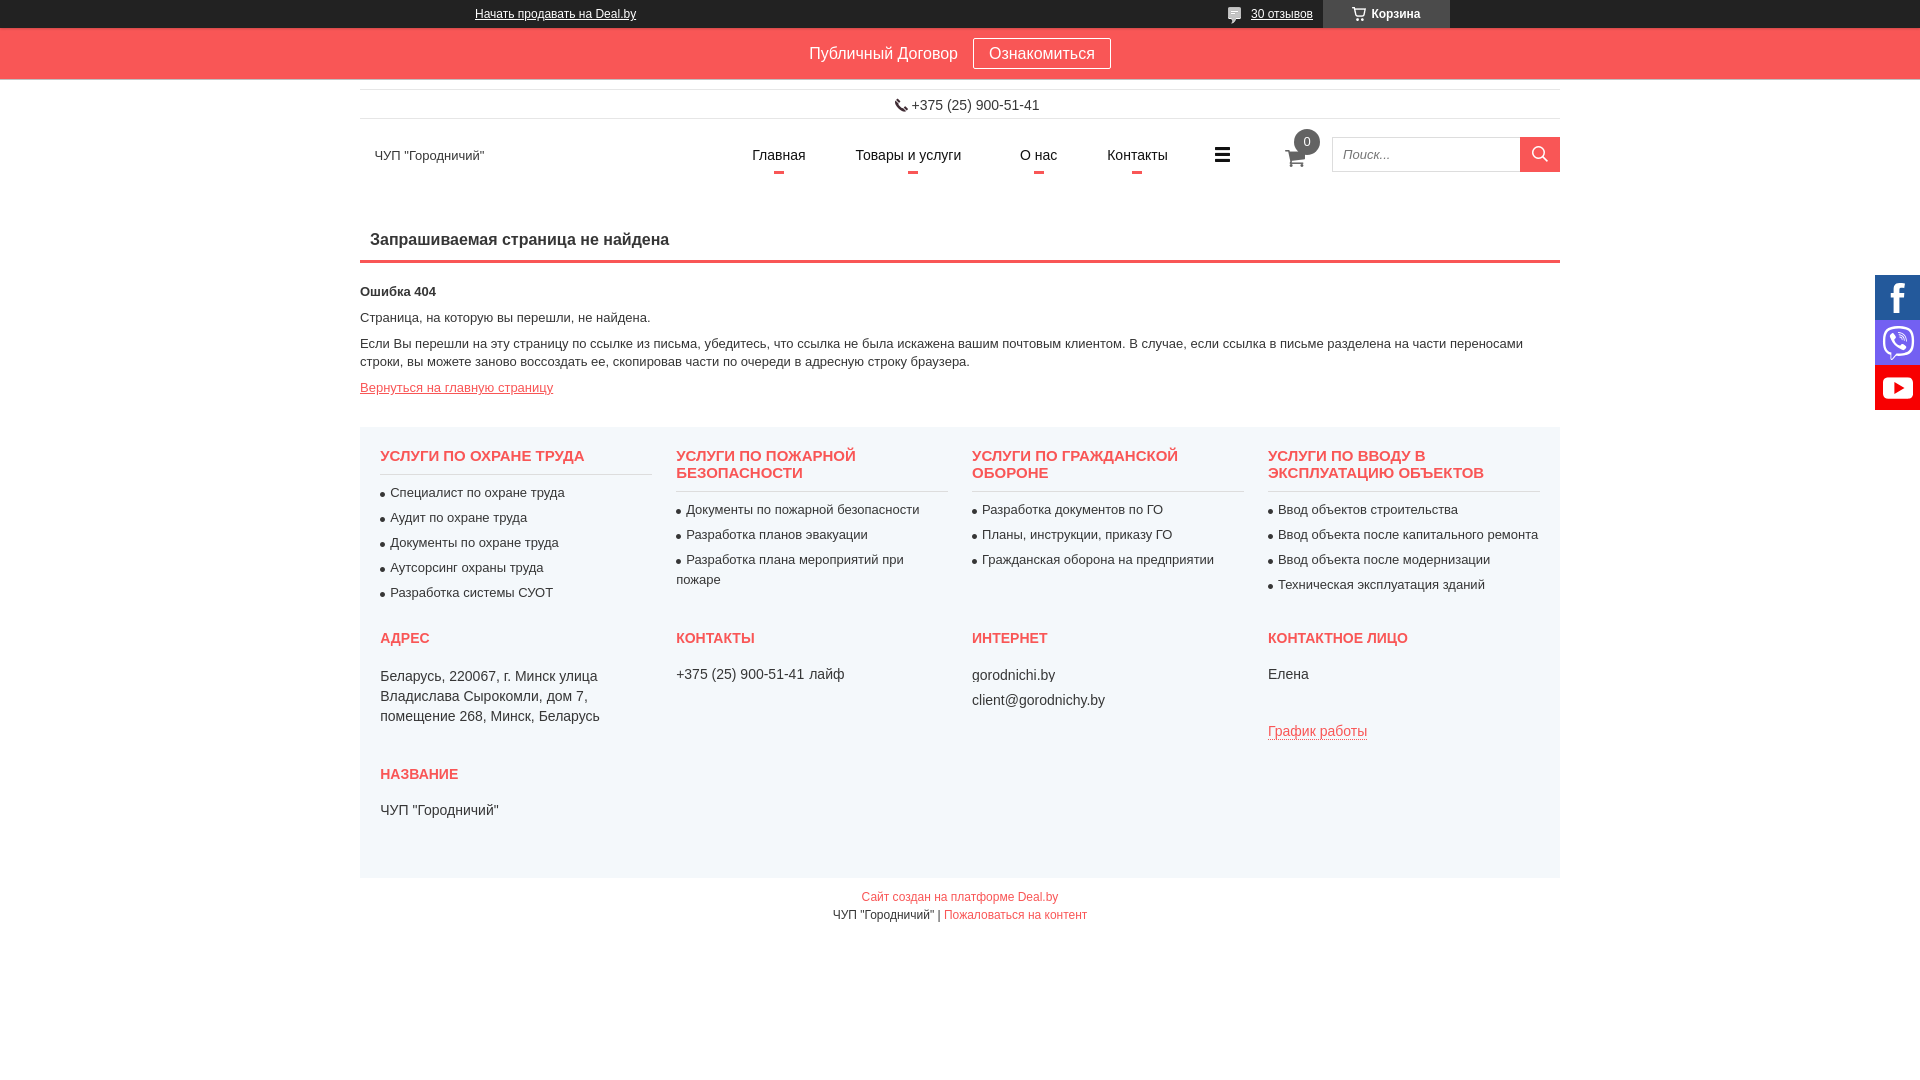 This screenshot has height=1080, width=1920. I want to click on 'client@gorodnichy.by', so click(971, 698).